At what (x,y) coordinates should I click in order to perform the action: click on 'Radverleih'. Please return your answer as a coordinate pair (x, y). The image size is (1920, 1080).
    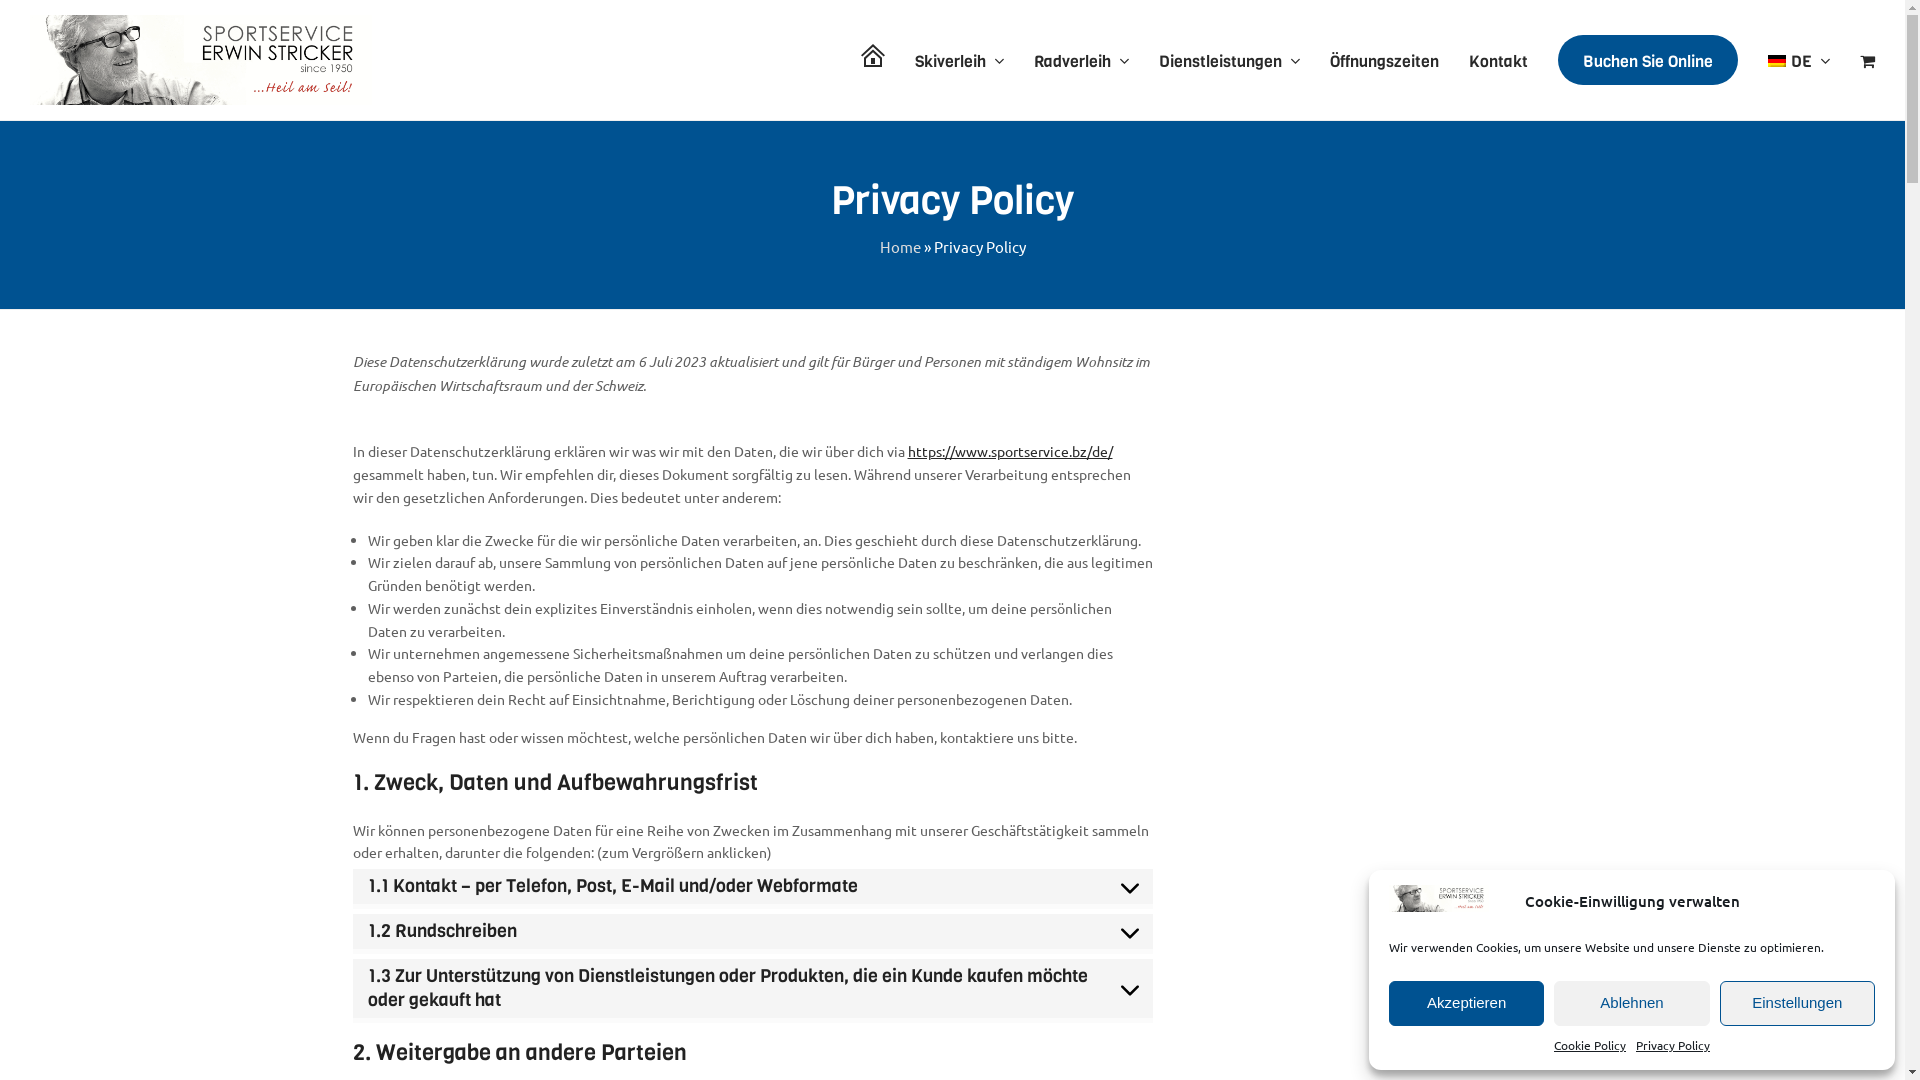
    Looking at the image, I should click on (1033, 59).